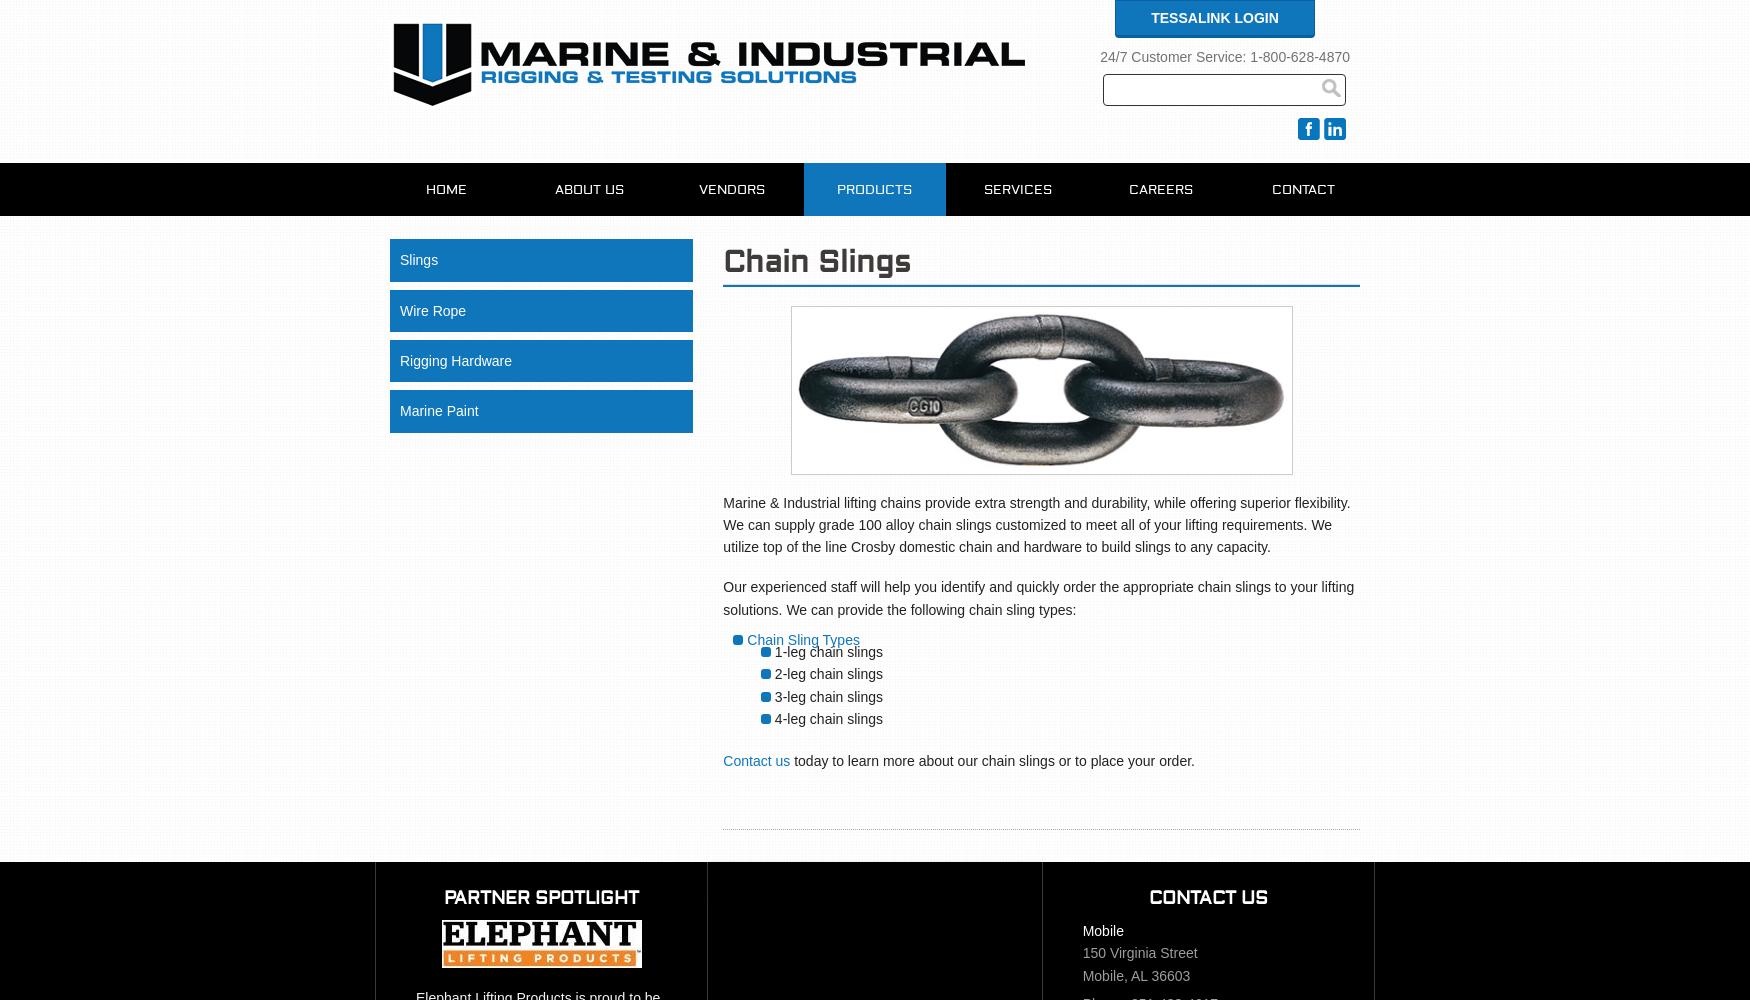 Image resolution: width=1750 pixels, height=1000 pixels. I want to click on 'Contact Us', so click(1147, 897).